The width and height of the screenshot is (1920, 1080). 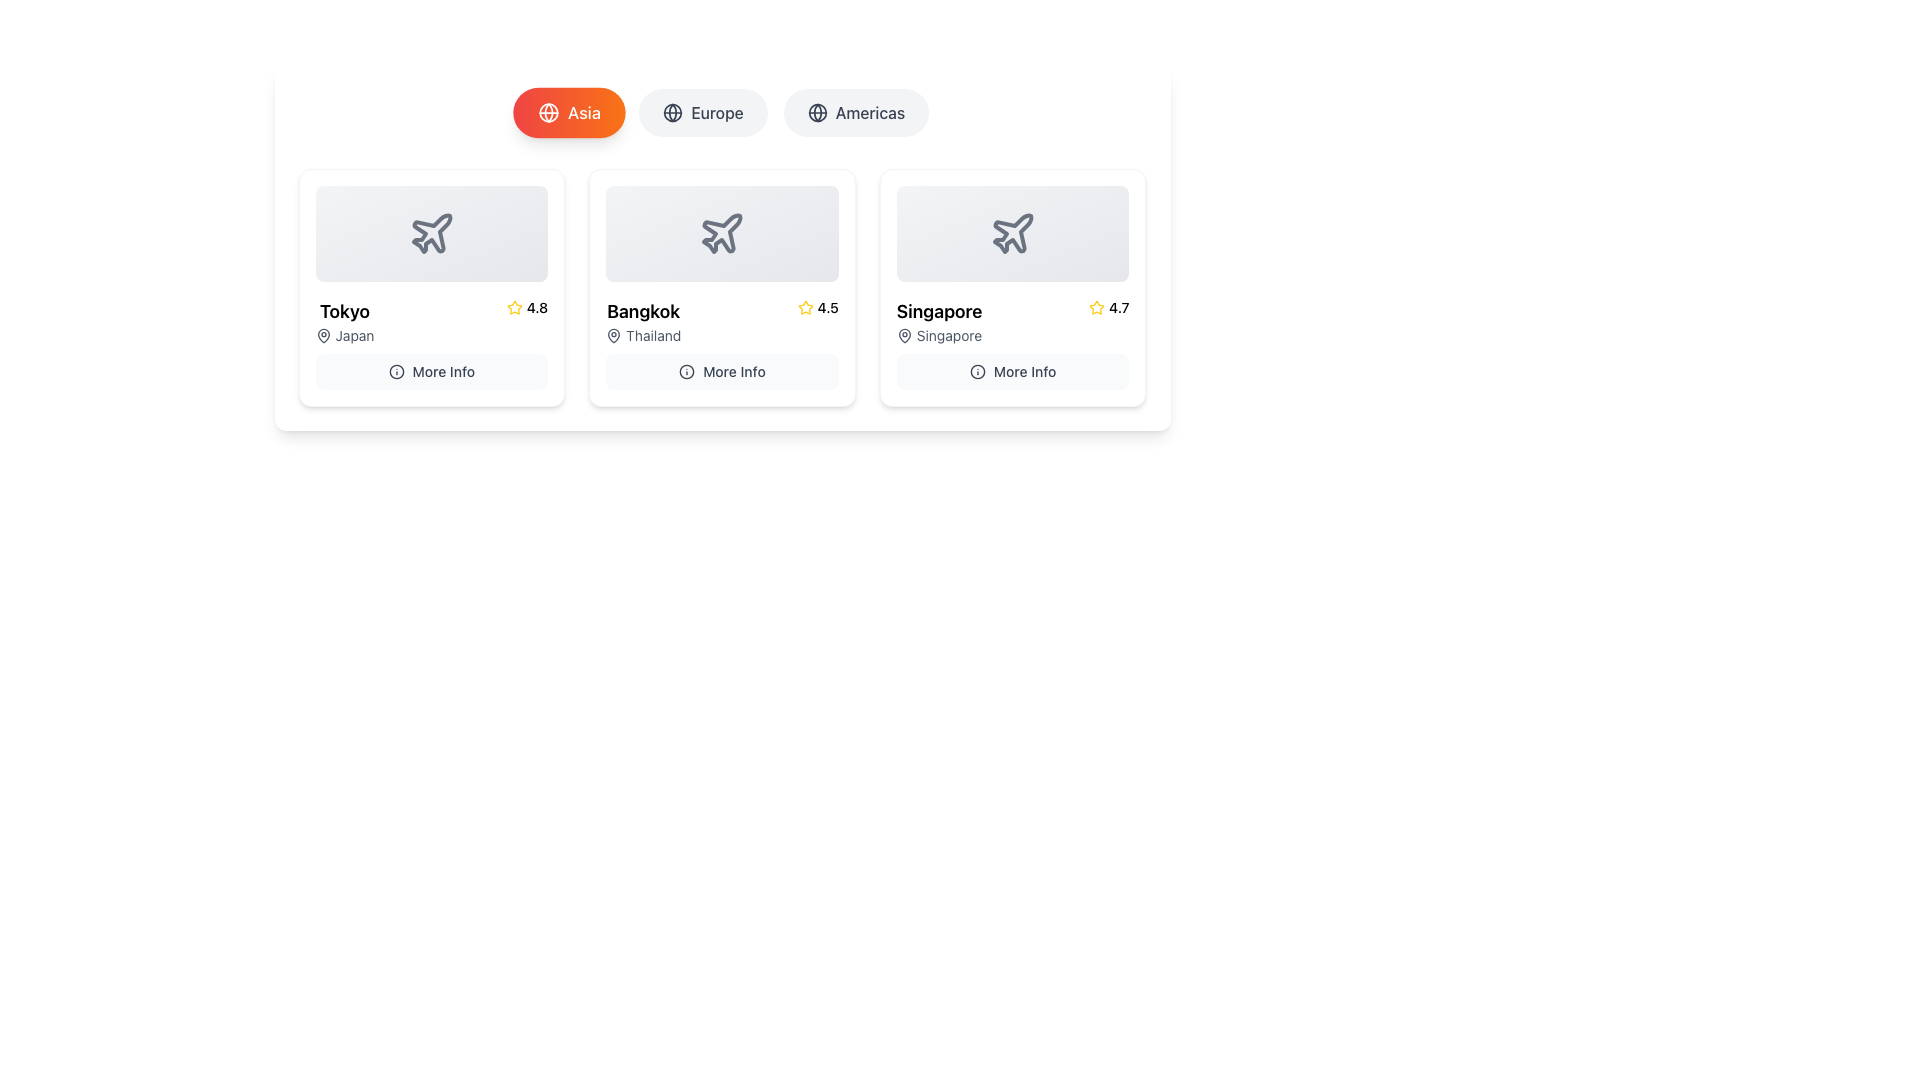 What do you see at coordinates (548, 112) in the screenshot?
I see `the globe icon that is part of the 'Asia' button, which symbolizes global locations or travel and is positioned at the far left of the button` at bounding box center [548, 112].